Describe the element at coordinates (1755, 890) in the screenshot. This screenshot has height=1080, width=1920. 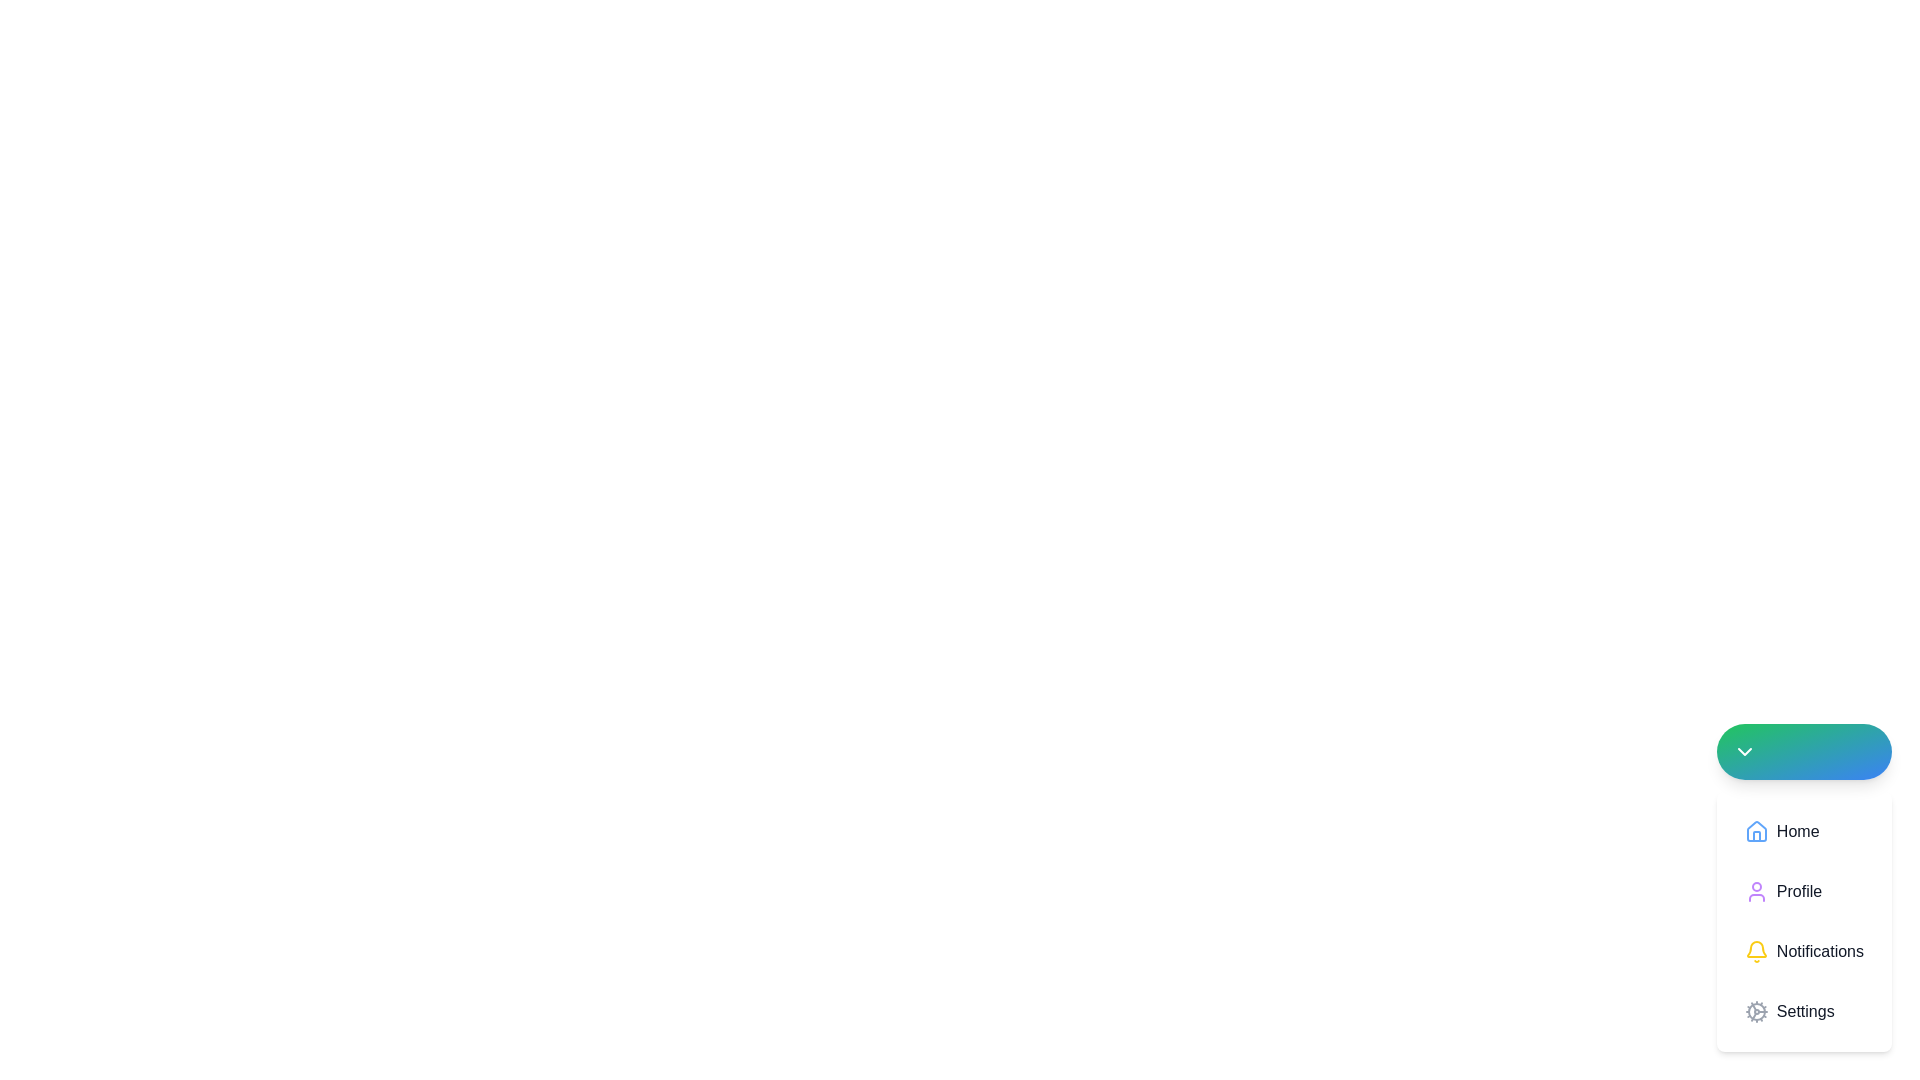
I see `the purple user icon, which is part of the 'Profile' menu option` at that location.